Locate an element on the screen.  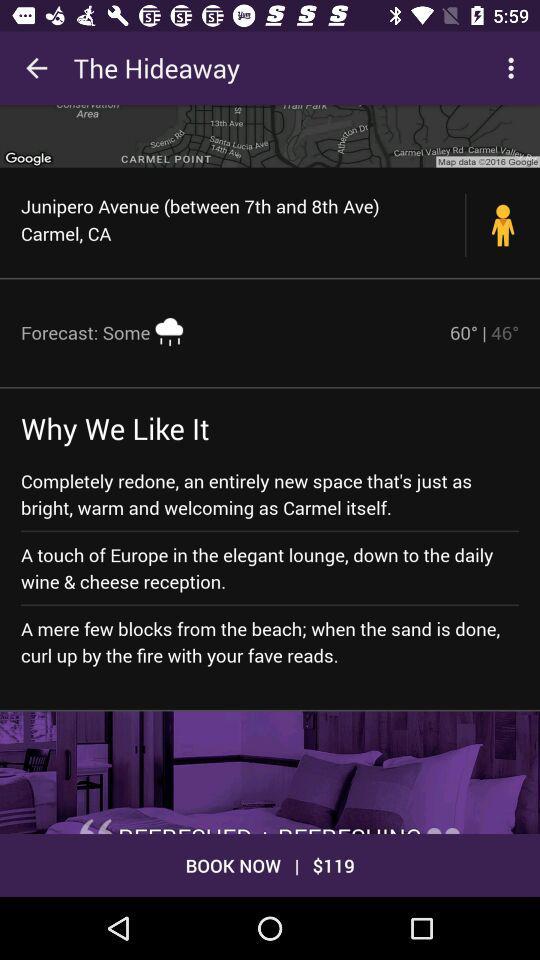
icon next to the hideaway item is located at coordinates (513, 68).